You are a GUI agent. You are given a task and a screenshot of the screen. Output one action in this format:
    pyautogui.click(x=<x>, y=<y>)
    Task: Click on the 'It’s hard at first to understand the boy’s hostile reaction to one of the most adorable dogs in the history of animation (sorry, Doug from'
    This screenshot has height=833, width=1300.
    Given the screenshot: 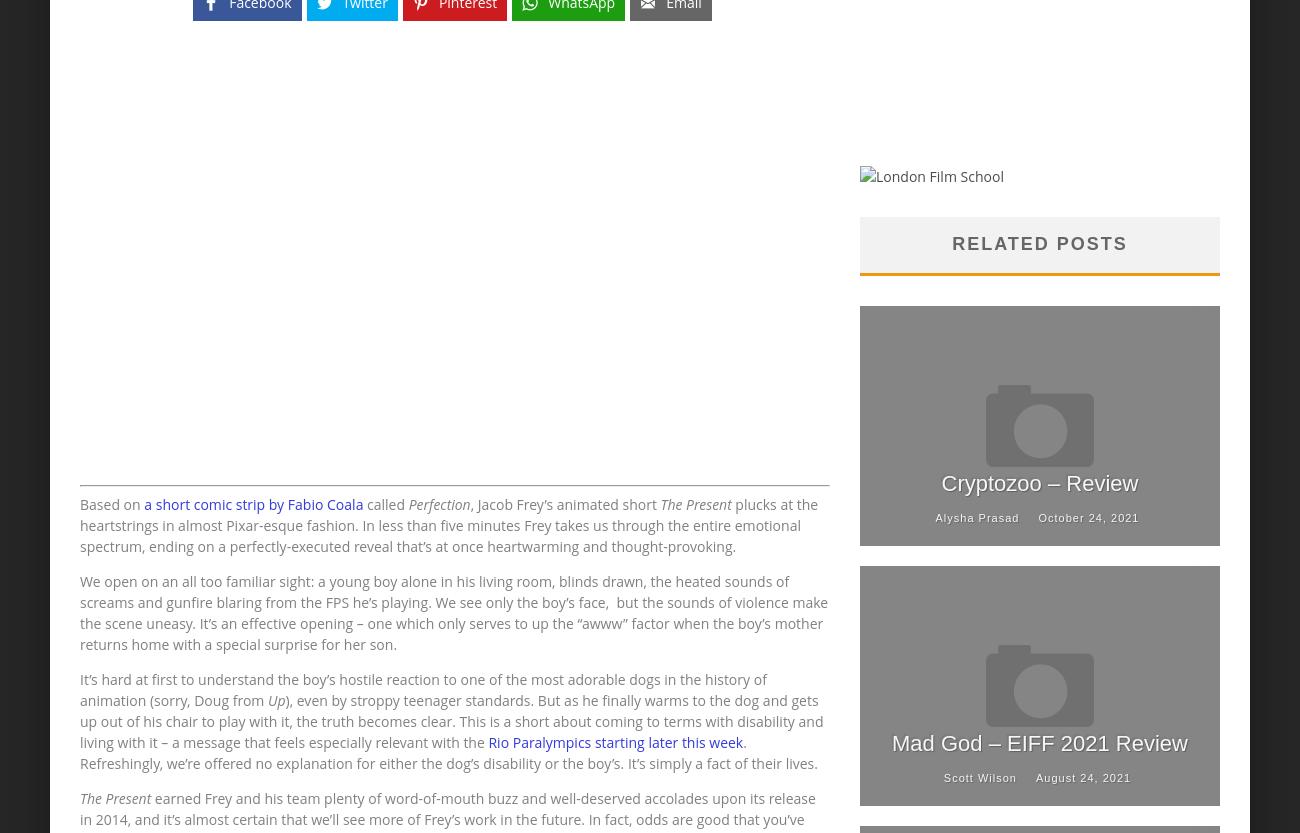 What is the action you would take?
    pyautogui.click(x=79, y=688)
    